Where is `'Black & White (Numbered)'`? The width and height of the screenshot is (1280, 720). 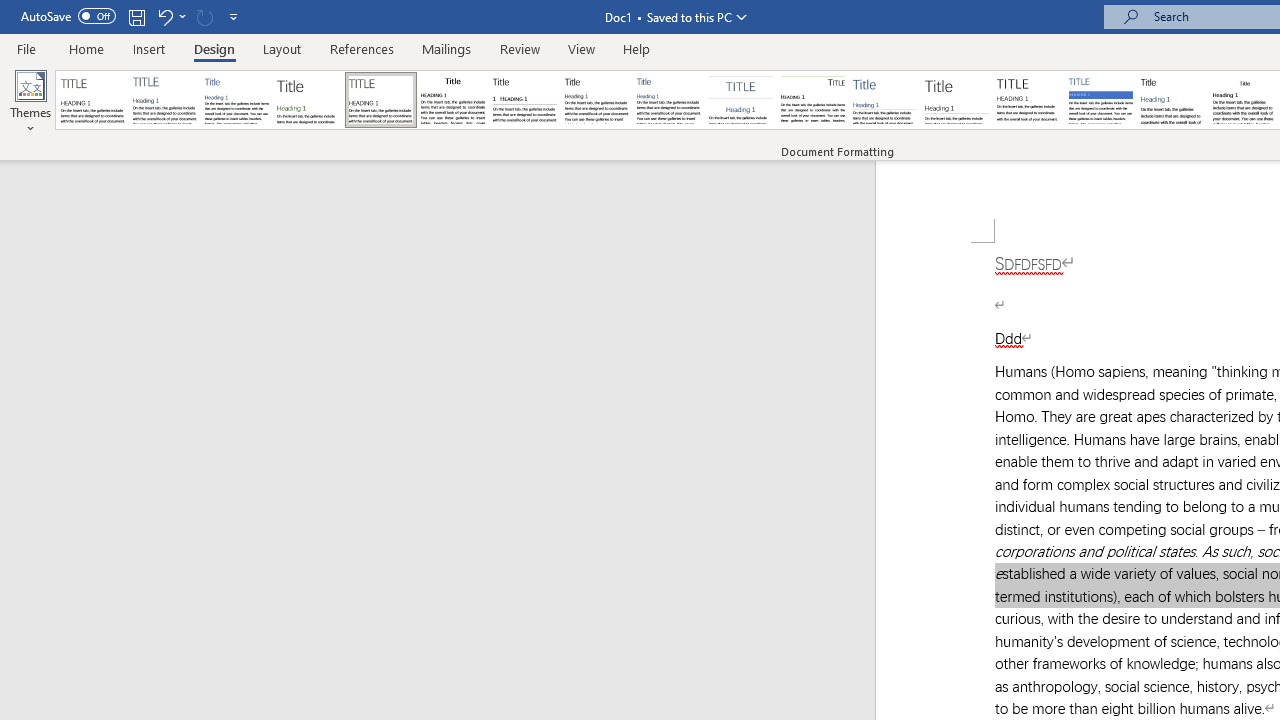
'Black & White (Numbered)' is located at coordinates (524, 100).